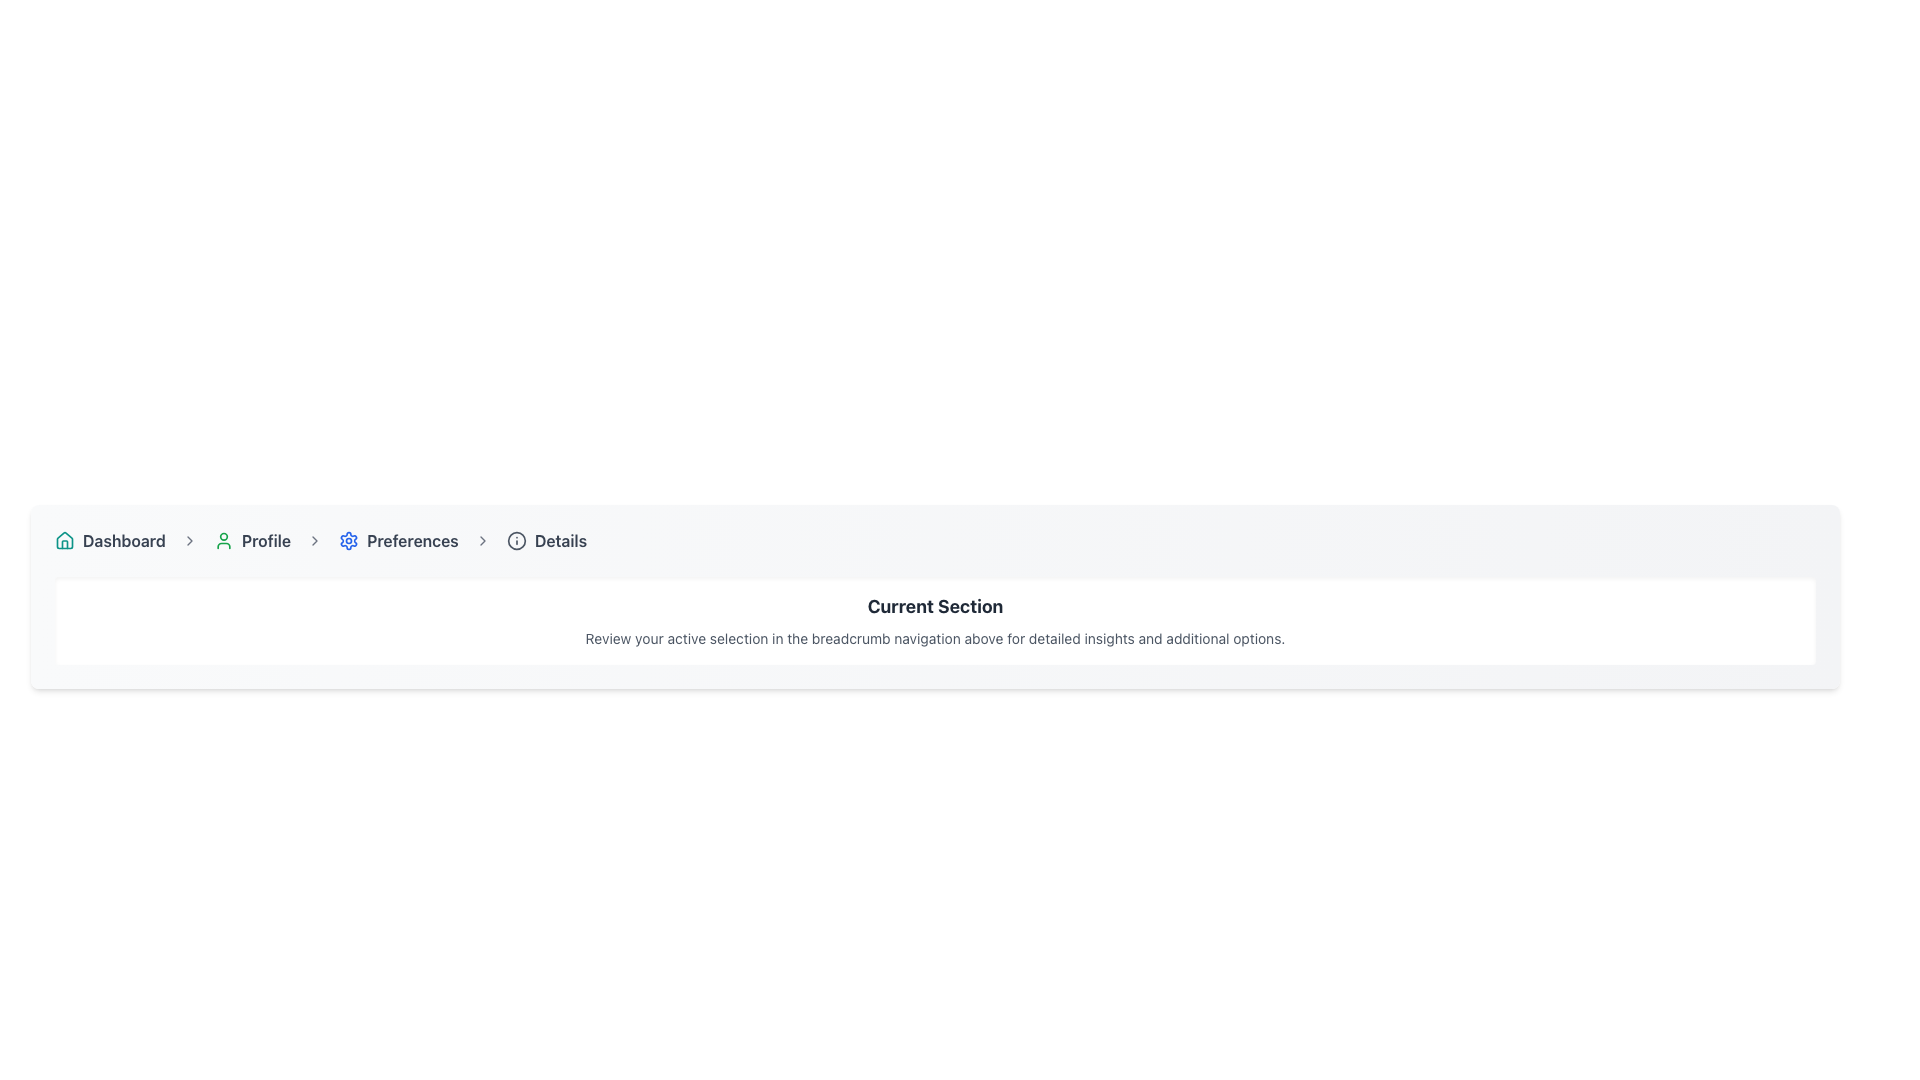  I want to click on the interactive link labeled 'Dashboard' located at the leftmost position of the breadcrumb navigation bar, so click(109, 540).